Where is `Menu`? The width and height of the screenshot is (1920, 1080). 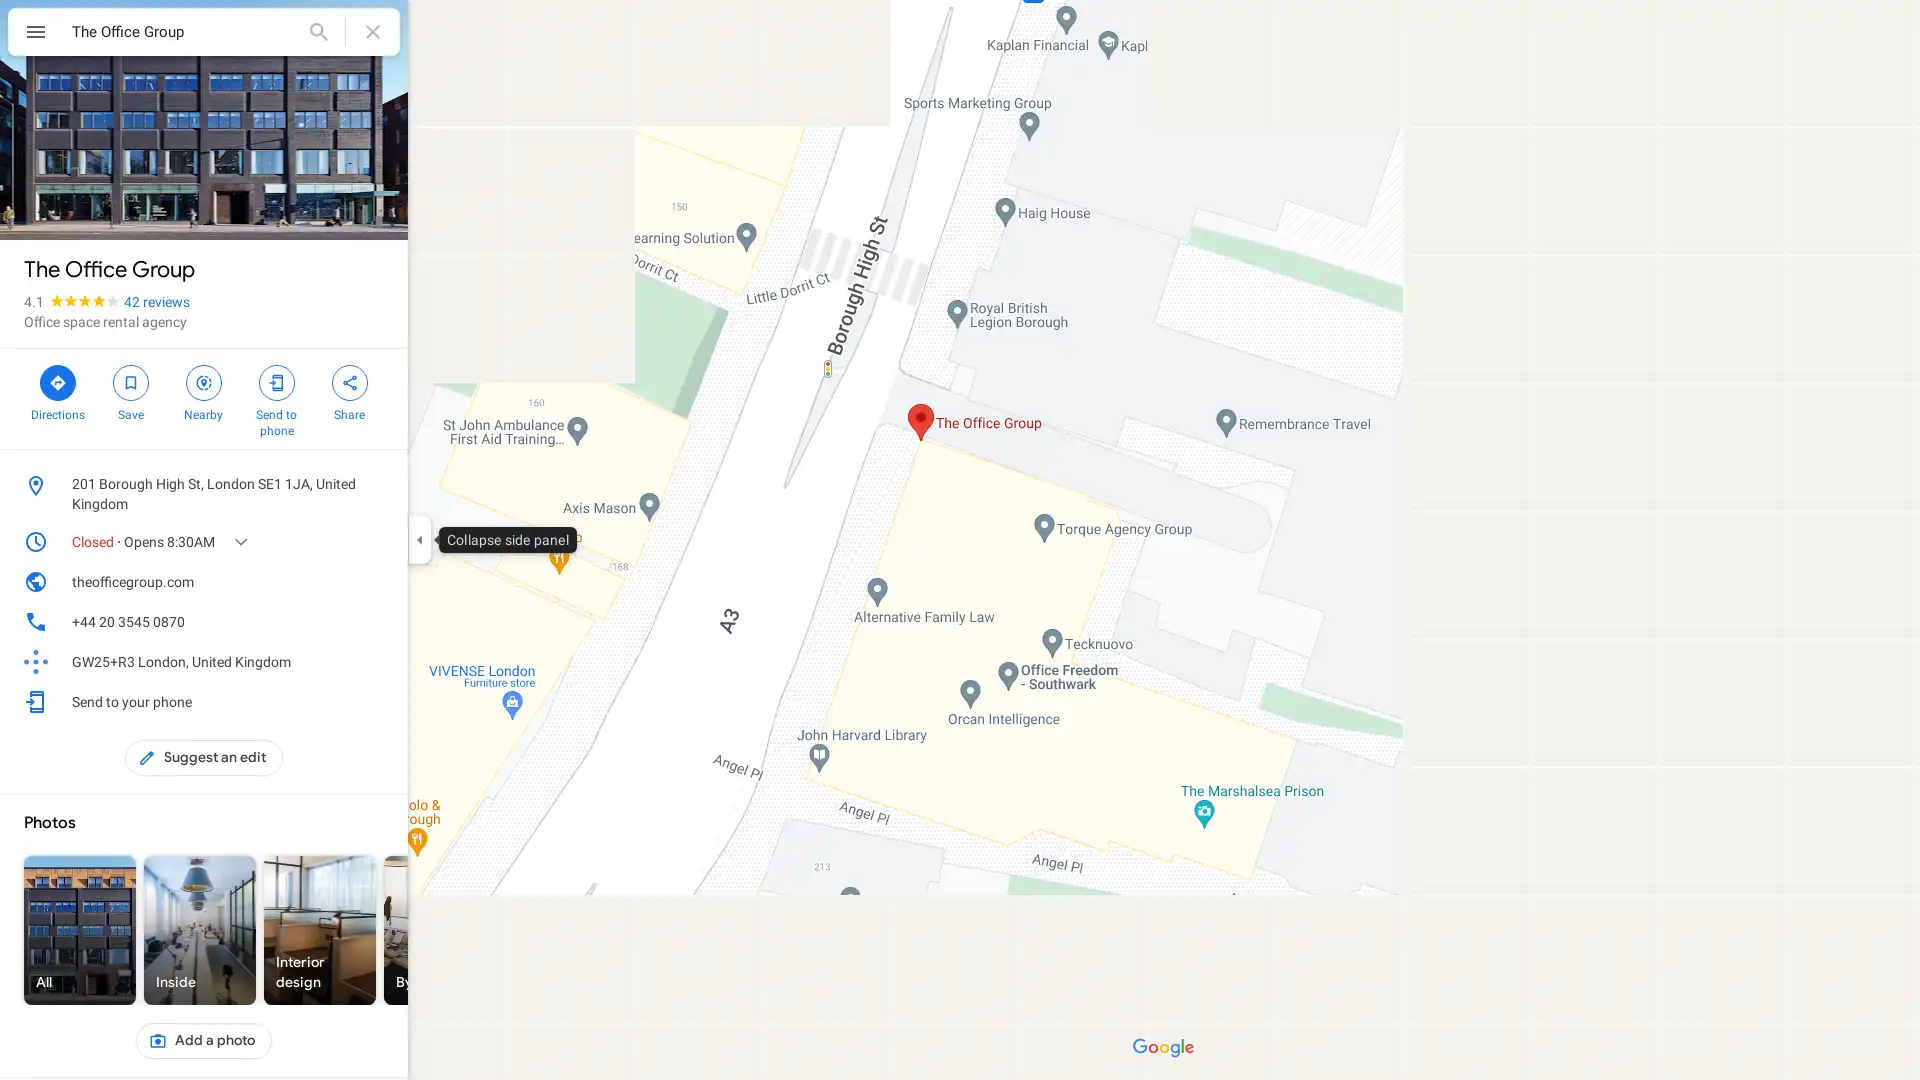 Menu is located at coordinates (35, 34).